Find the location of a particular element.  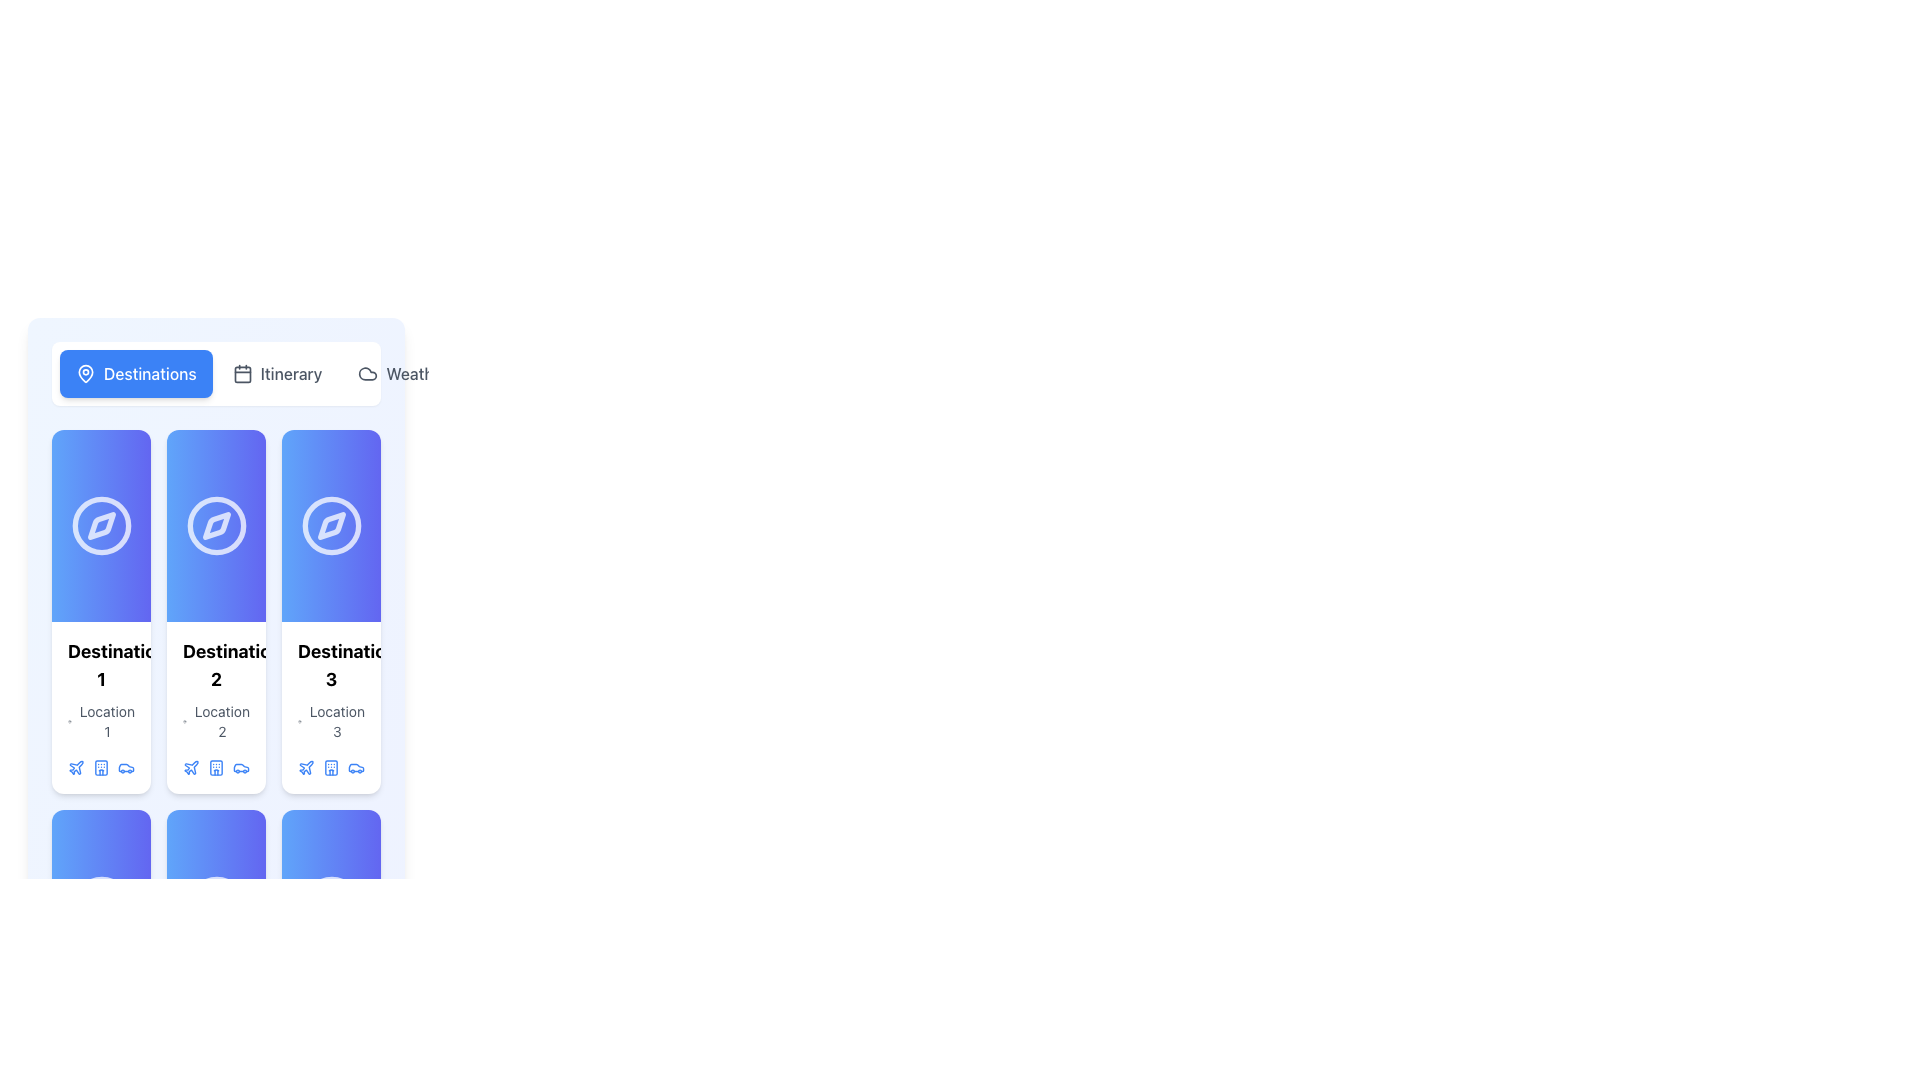

the travel destination card located is located at coordinates (216, 707).